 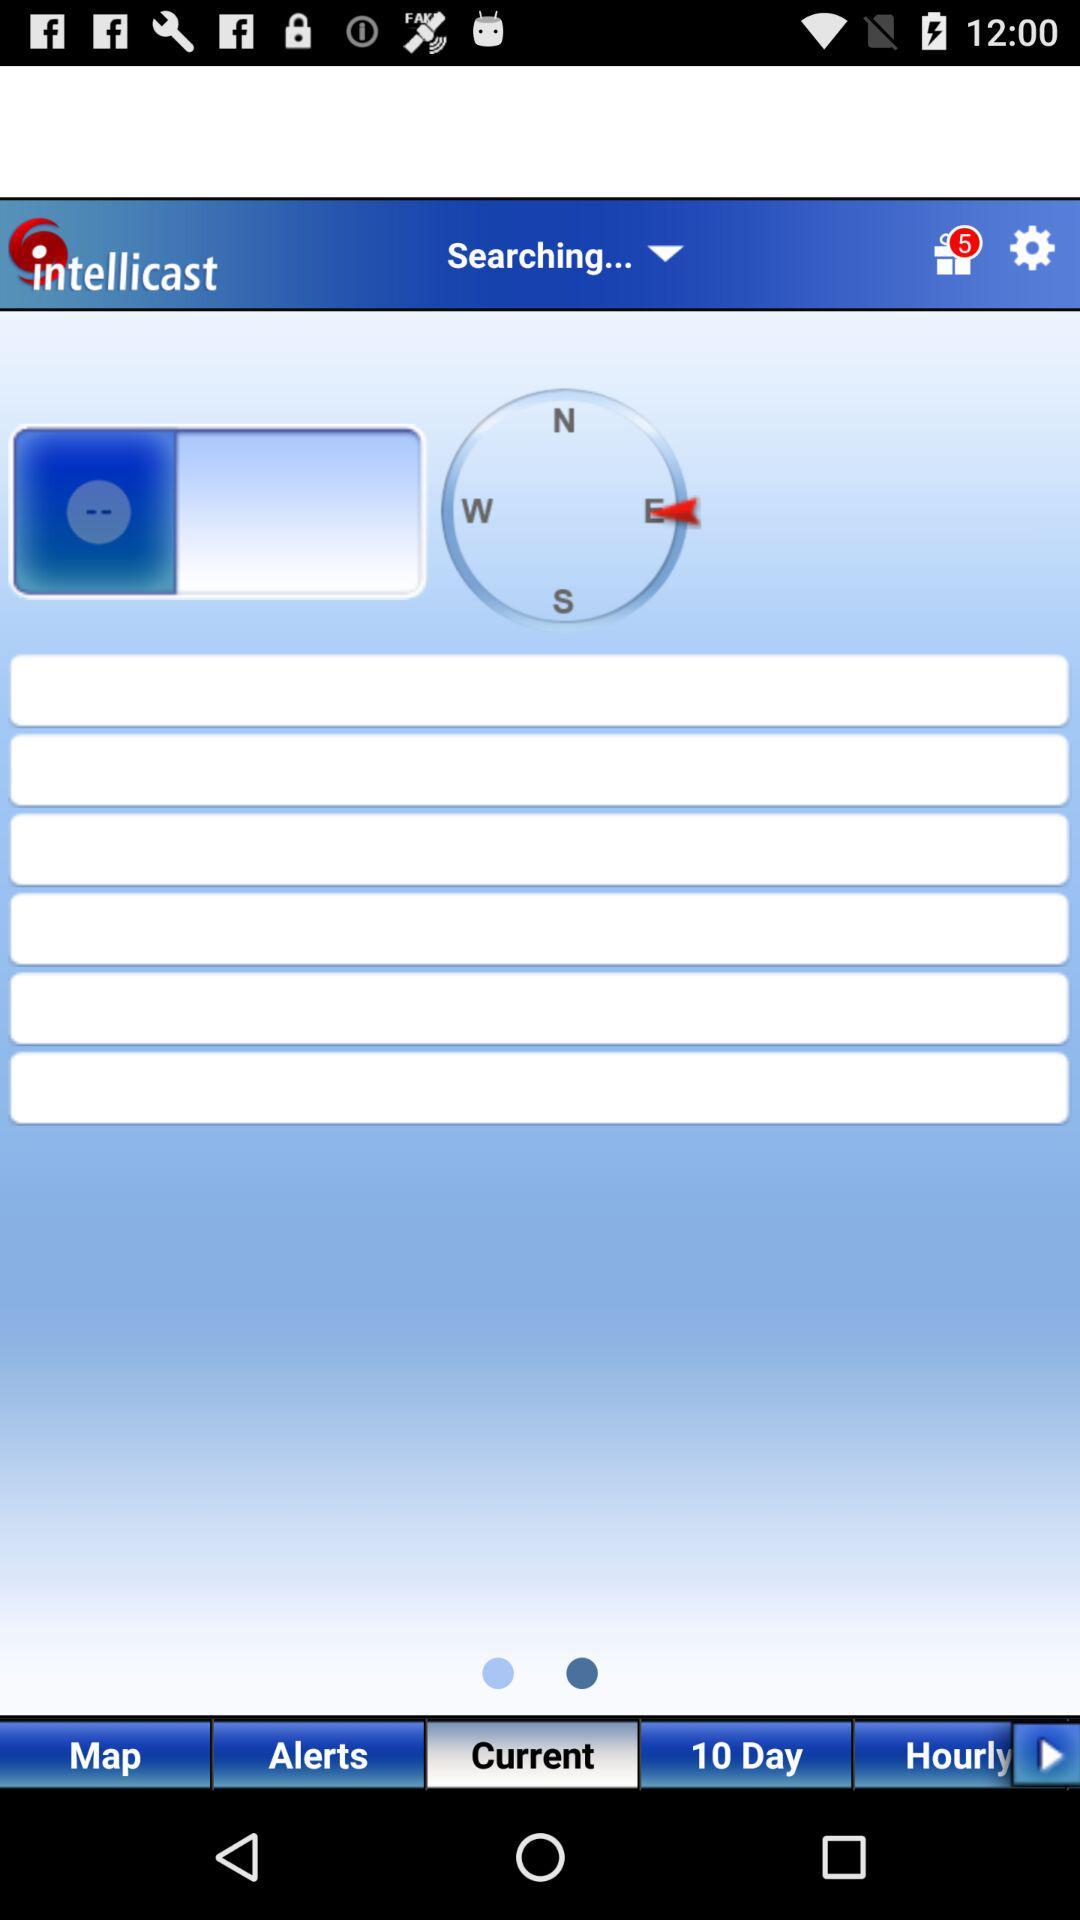 What do you see at coordinates (1032, 264) in the screenshot?
I see `the settings icon` at bounding box center [1032, 264].